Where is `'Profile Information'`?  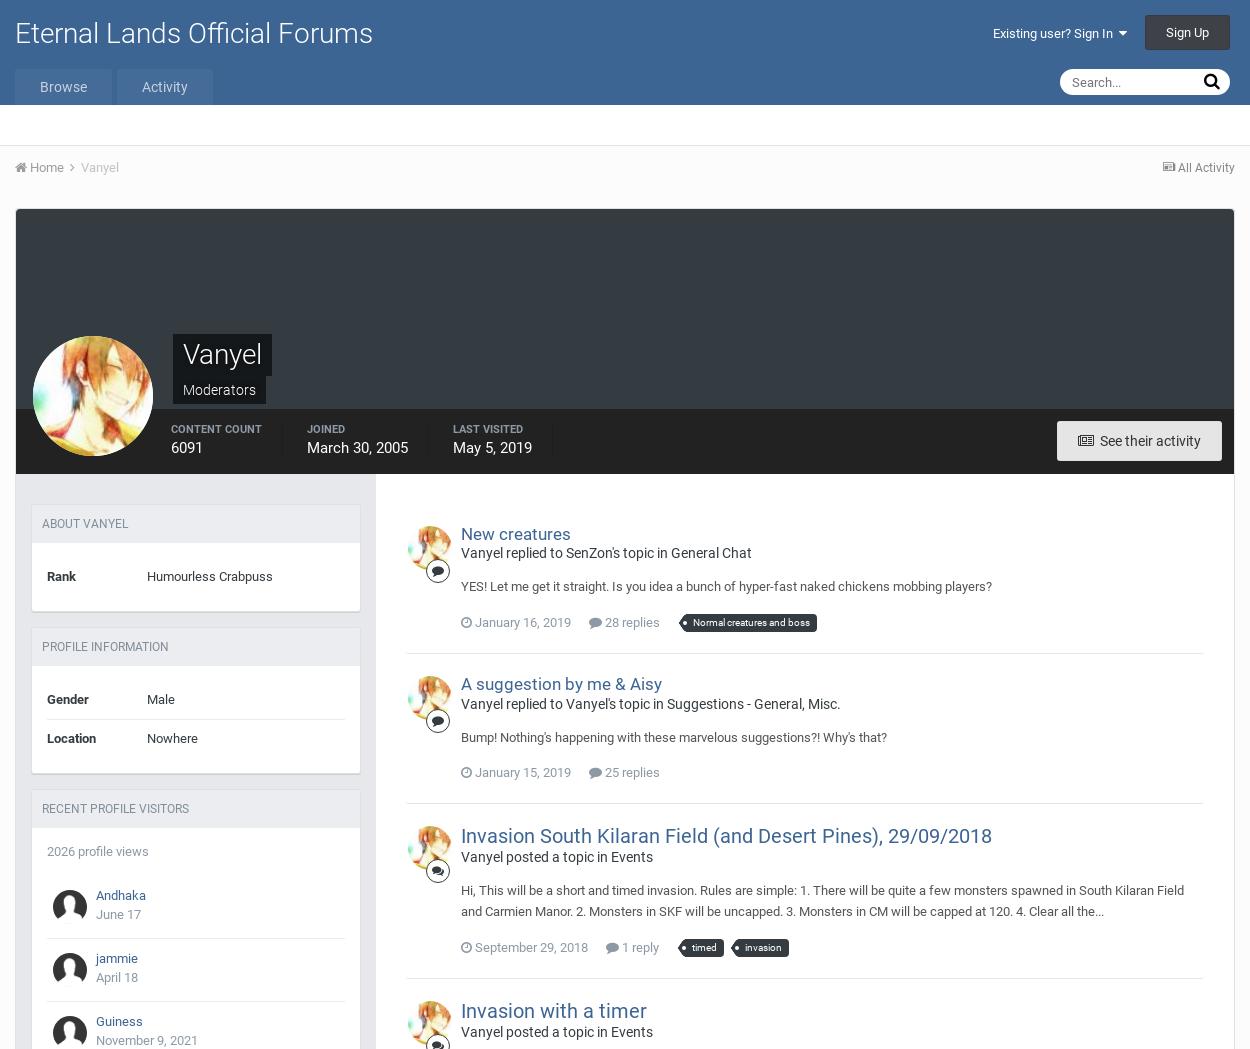 'Profile Information' is located at coordinates (104, 646).